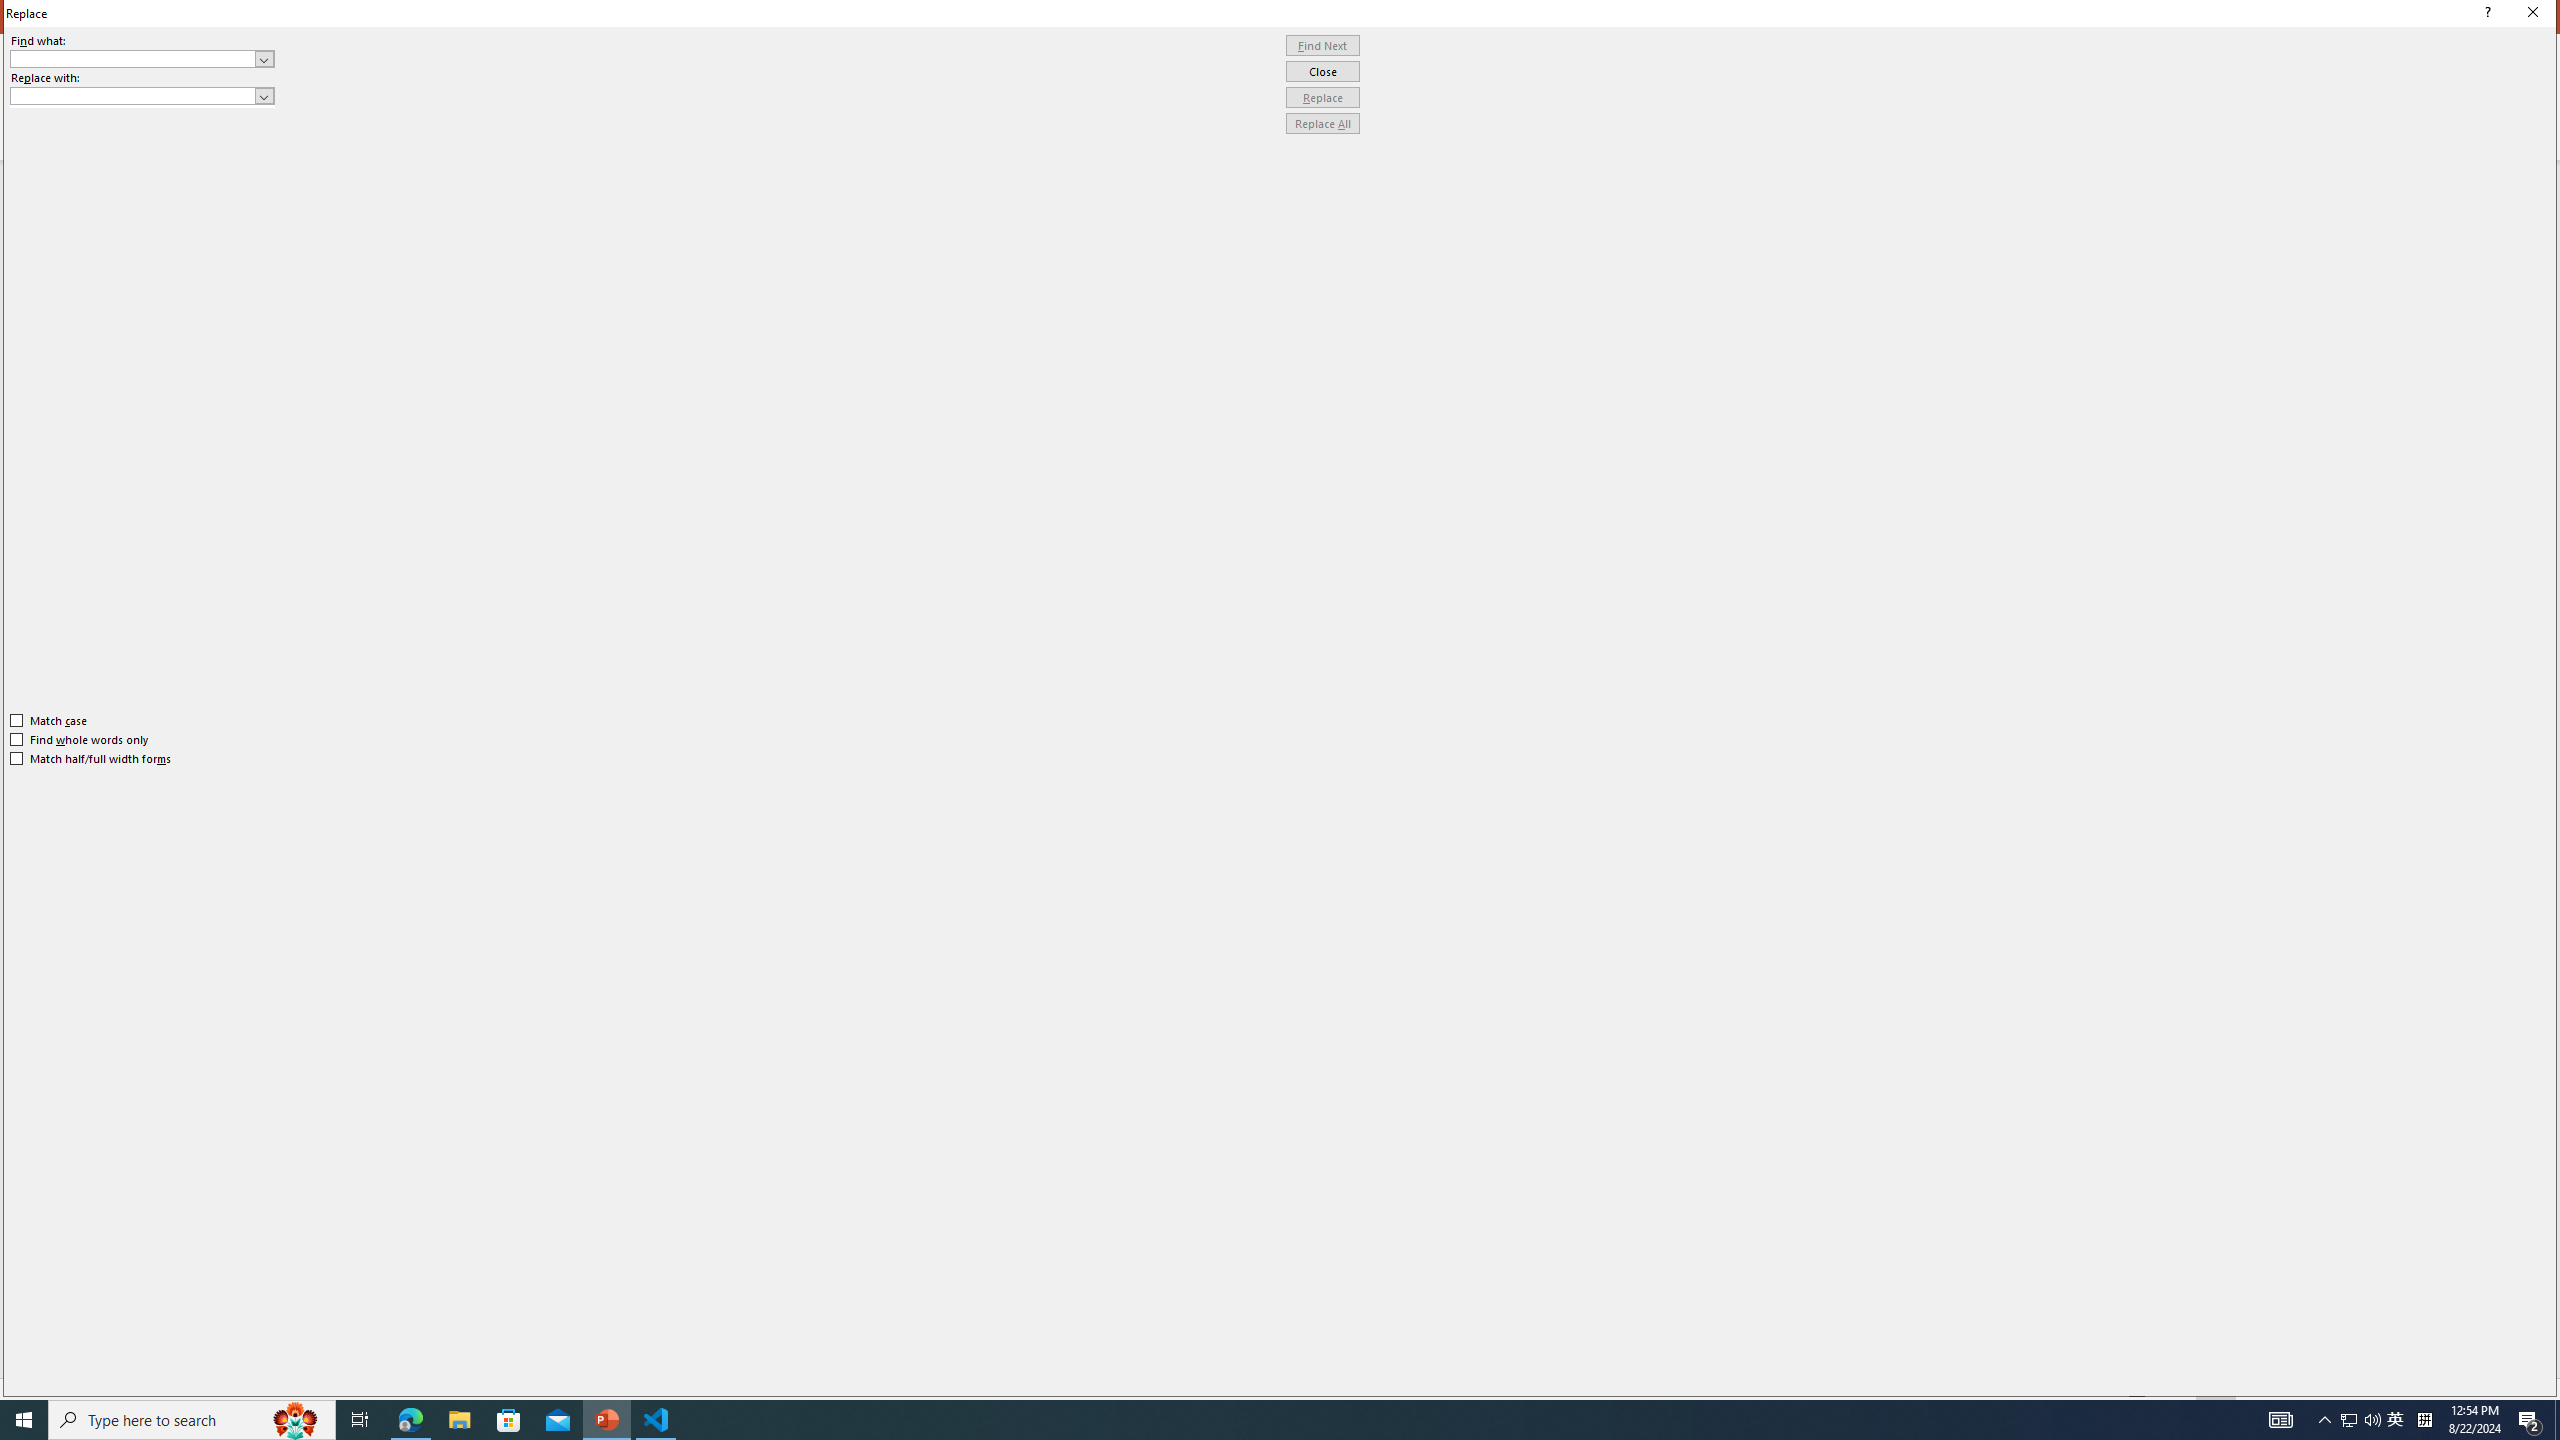 This screenshot has height=1440, width=2560. I want to click on 'Replace', so click(1322, 96).